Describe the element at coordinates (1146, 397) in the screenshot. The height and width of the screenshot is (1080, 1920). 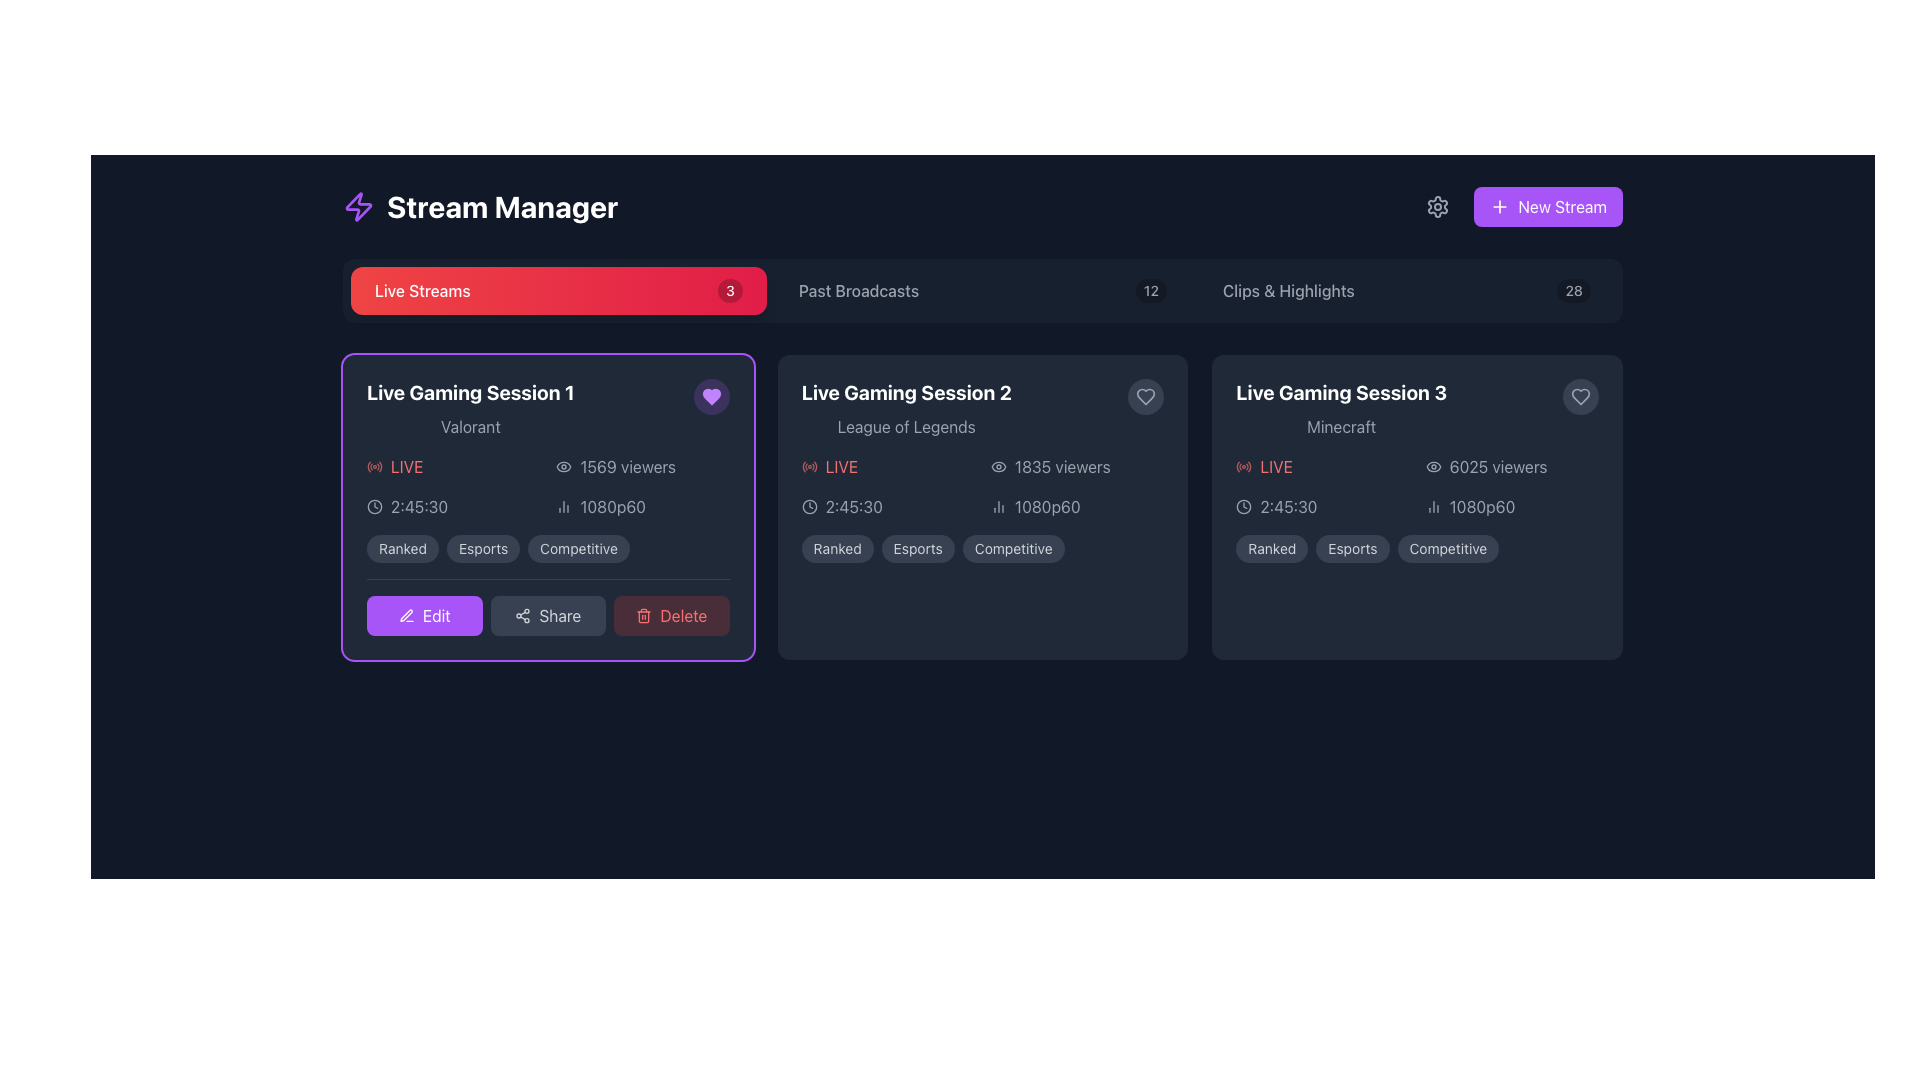
I see `the favorite button, which is represented by a heart icon, located in the top-right corner of the card containing 'Live Gaming Session 2' and 'League of Legends'` at that location.